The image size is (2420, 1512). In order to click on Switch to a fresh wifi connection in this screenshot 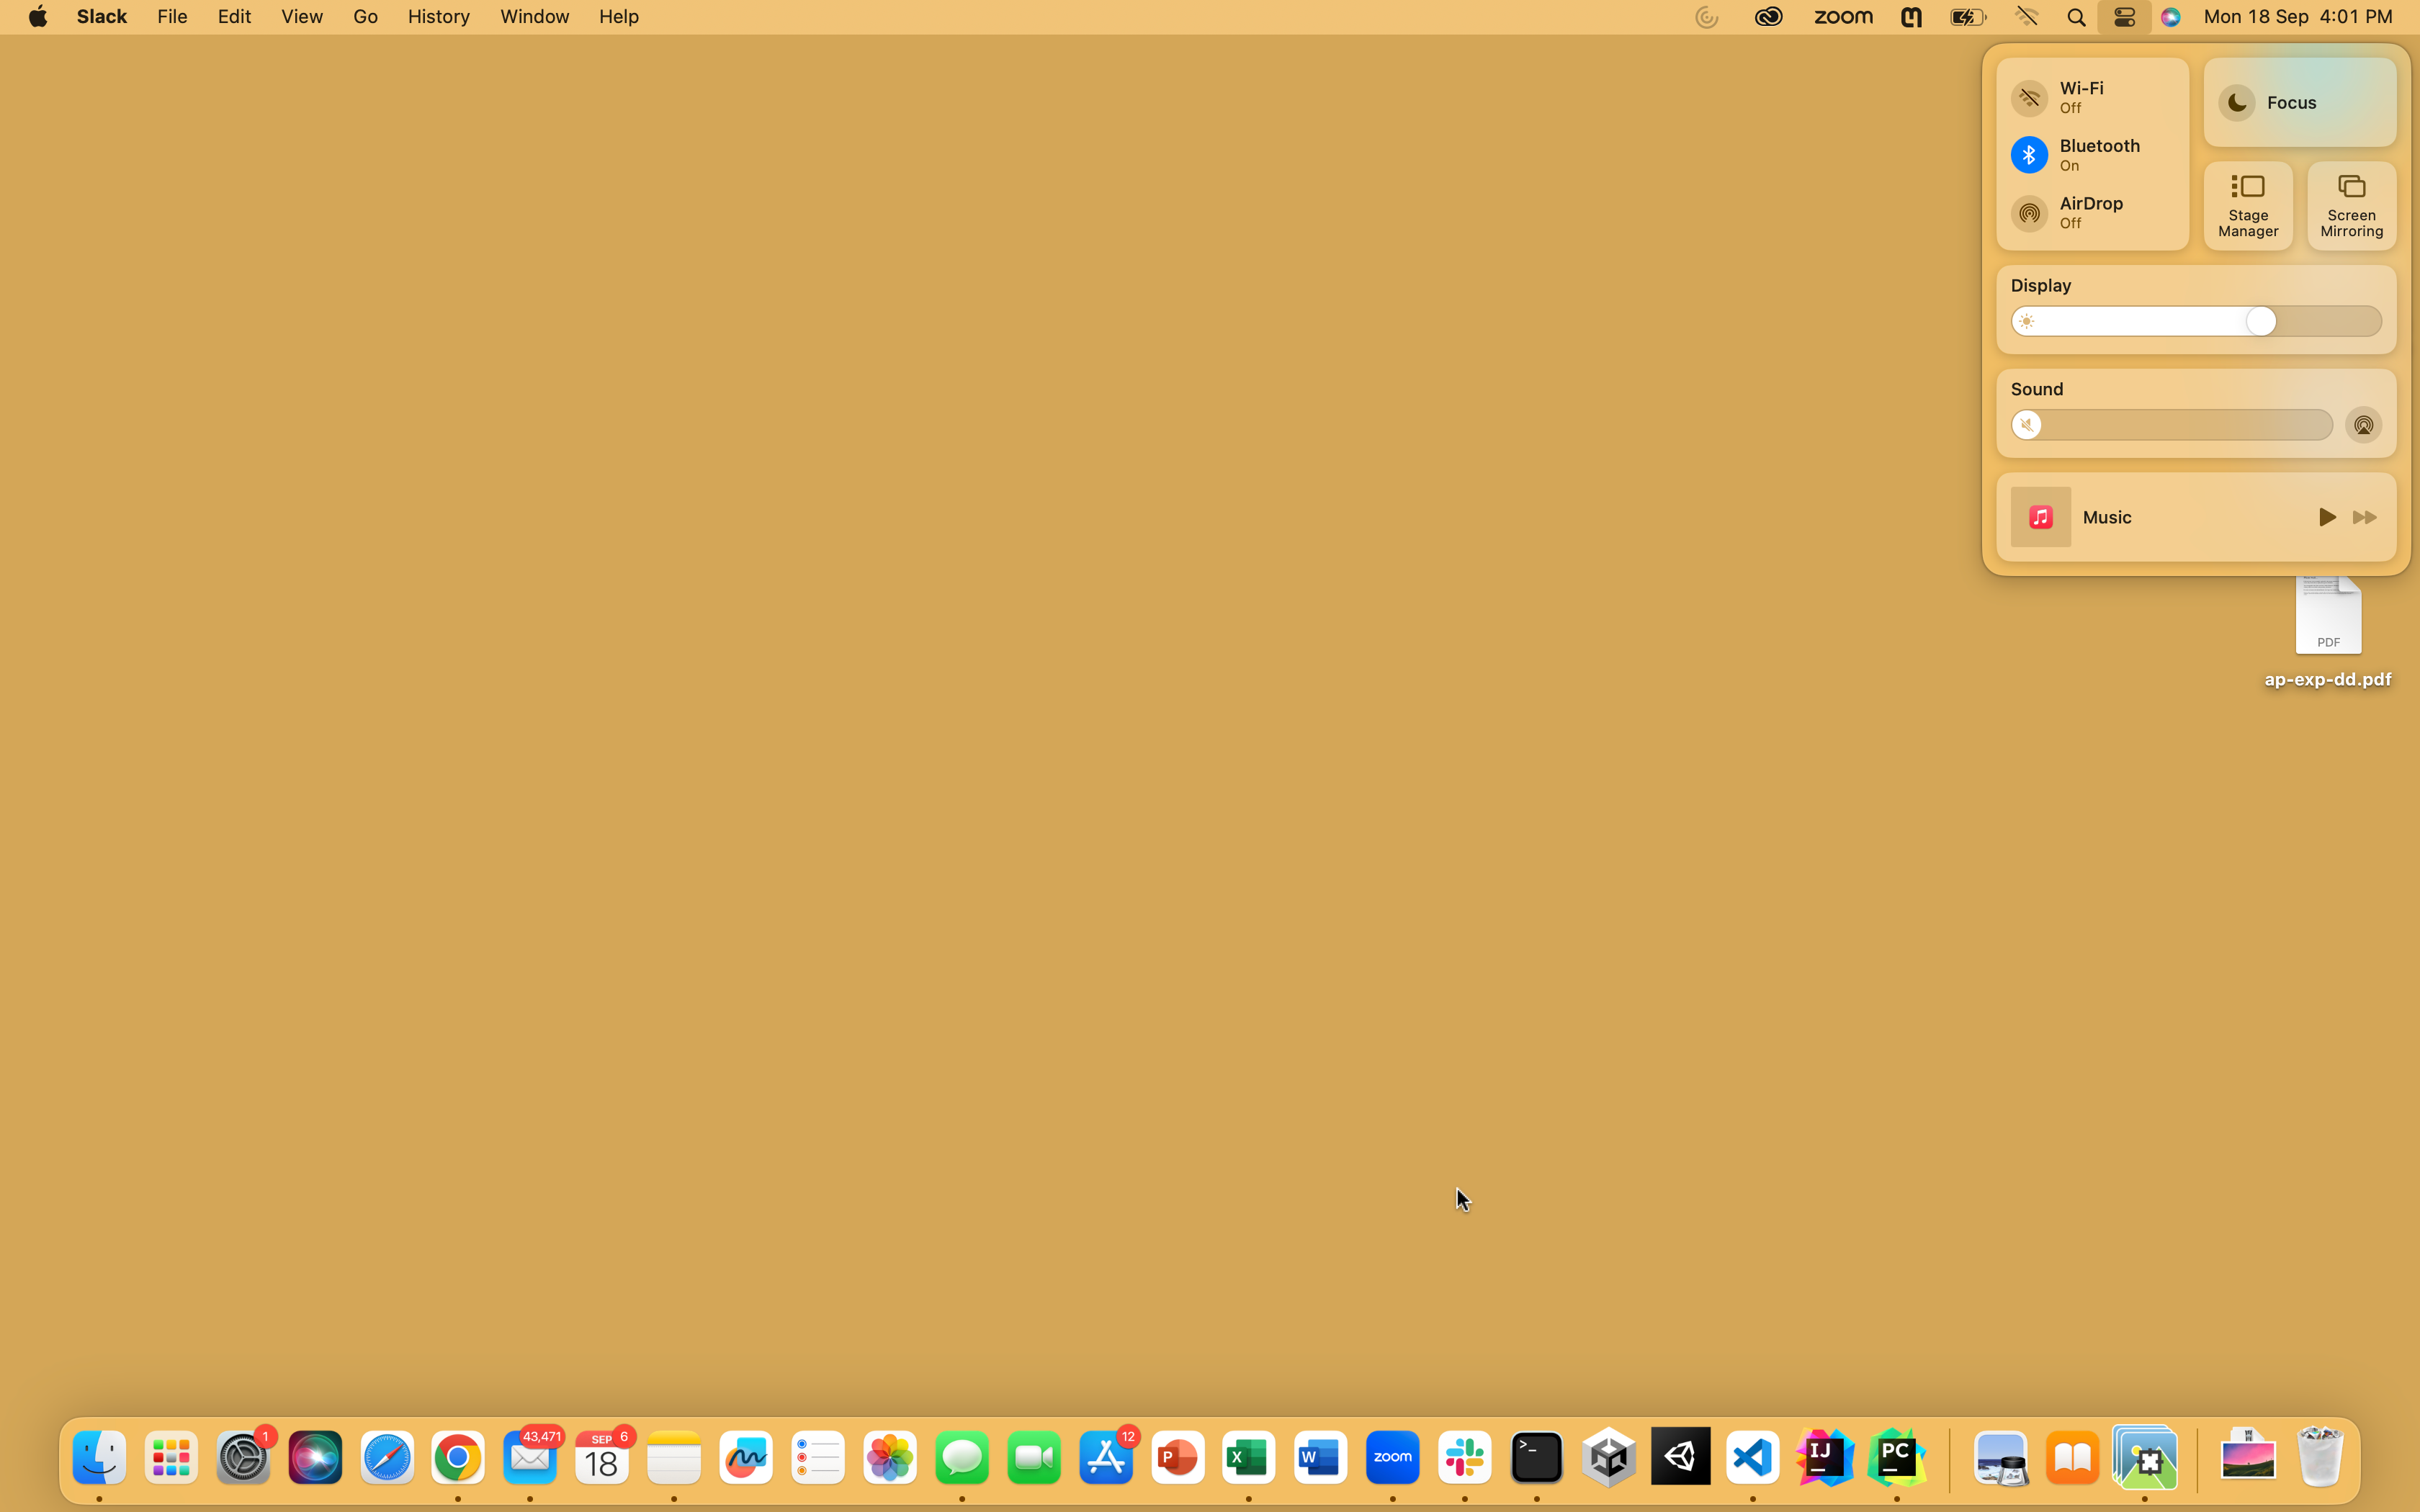, I will do `click(2090, 89)`.